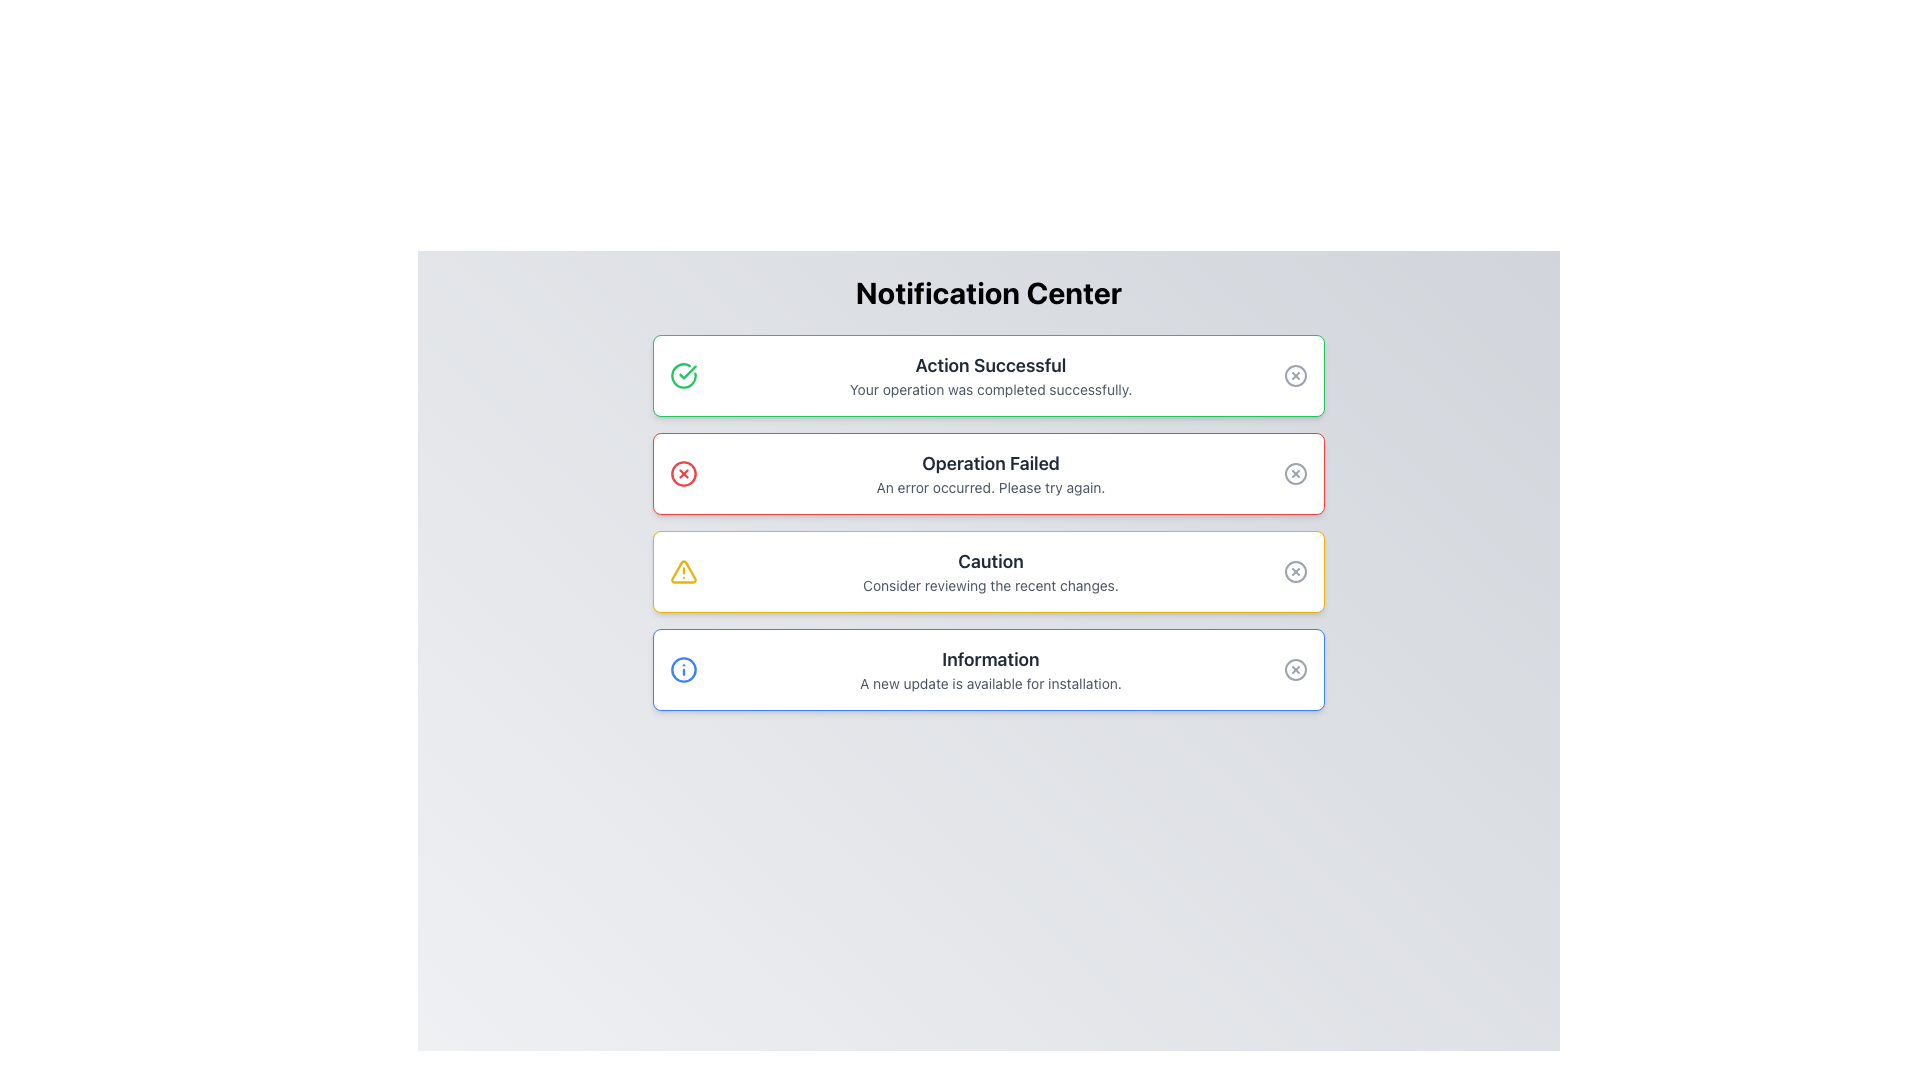  What do you see at coordinates (990, 463) in the screenshot?
I see `the 'Operation Failed' text label that is part of the notification box conveying an error message, positioned second from the top among four vertically arranged notification boxes` at bounding box center [990, 463].